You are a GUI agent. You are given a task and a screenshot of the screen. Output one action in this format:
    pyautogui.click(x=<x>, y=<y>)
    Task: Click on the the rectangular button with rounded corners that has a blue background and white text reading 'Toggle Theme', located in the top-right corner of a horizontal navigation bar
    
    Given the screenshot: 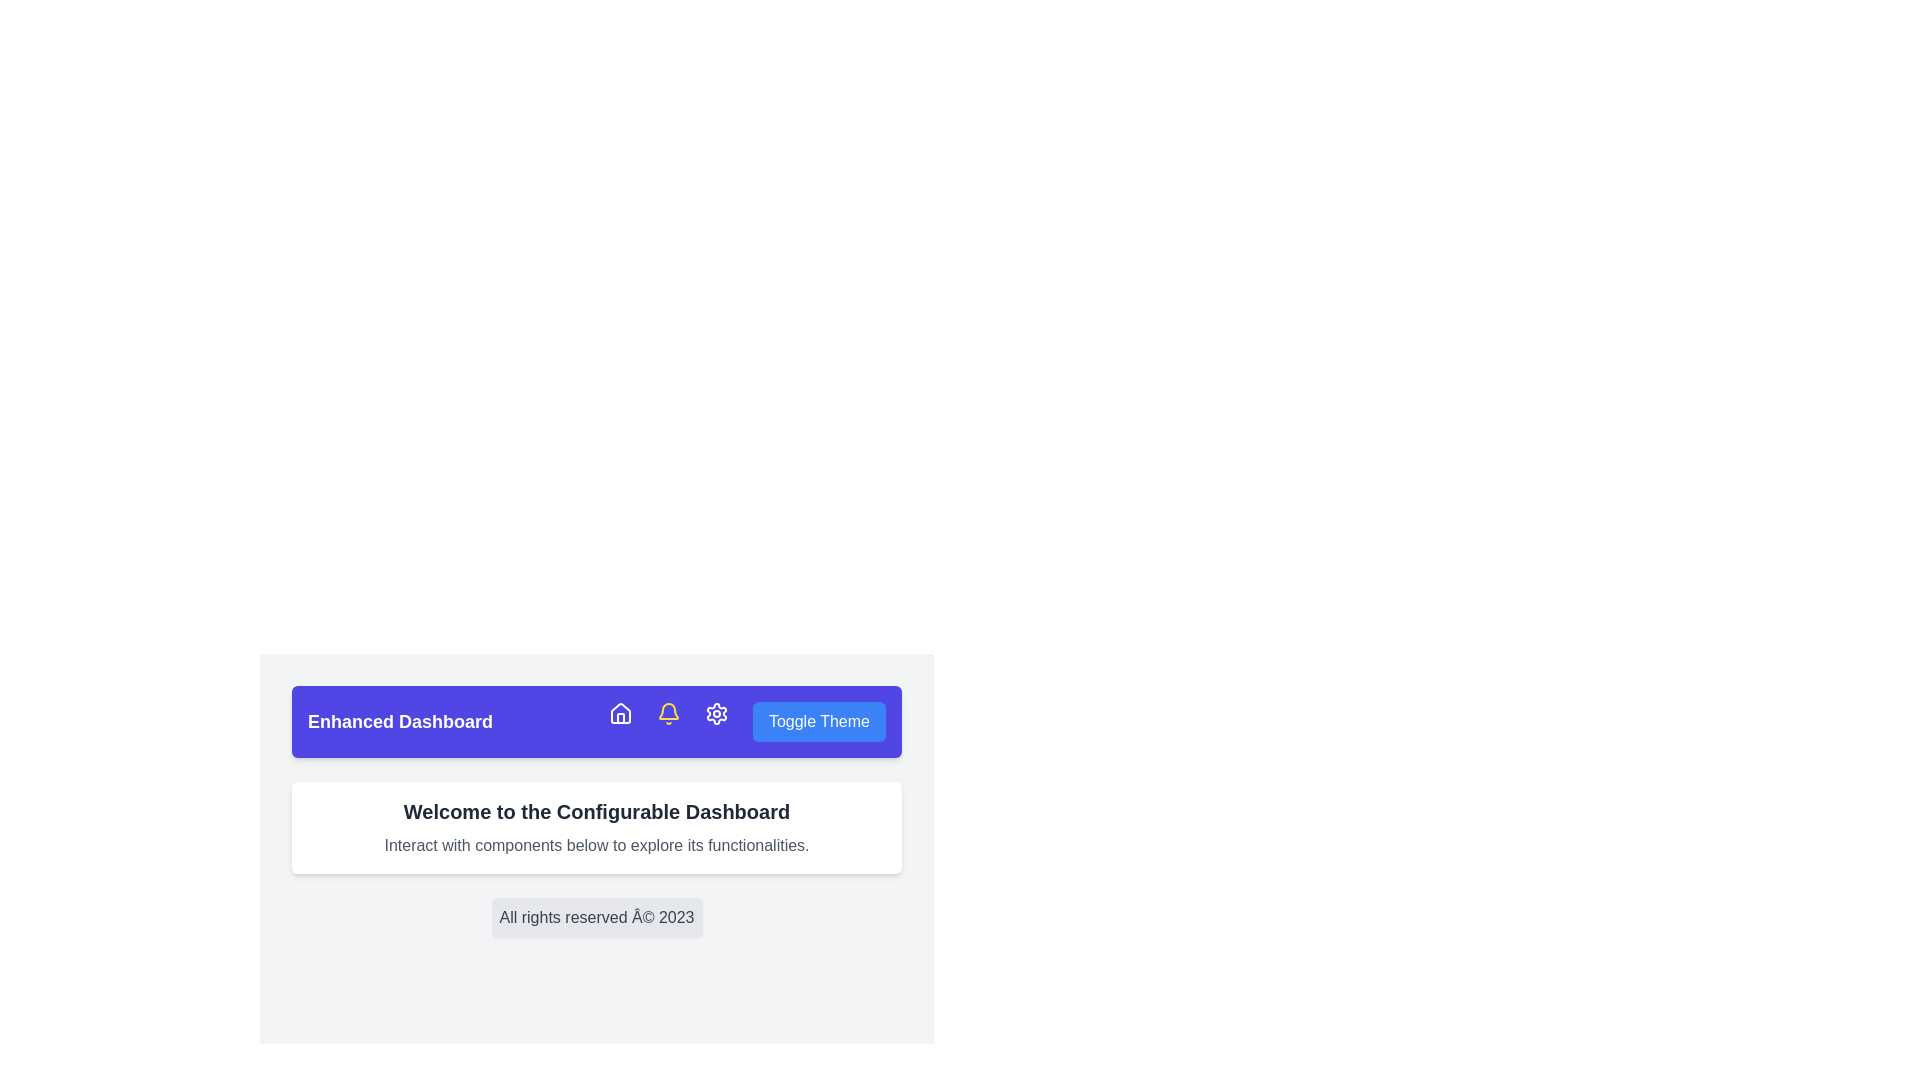 What is the action you would take?
    pyautogui.click(x=819, y=721)
    